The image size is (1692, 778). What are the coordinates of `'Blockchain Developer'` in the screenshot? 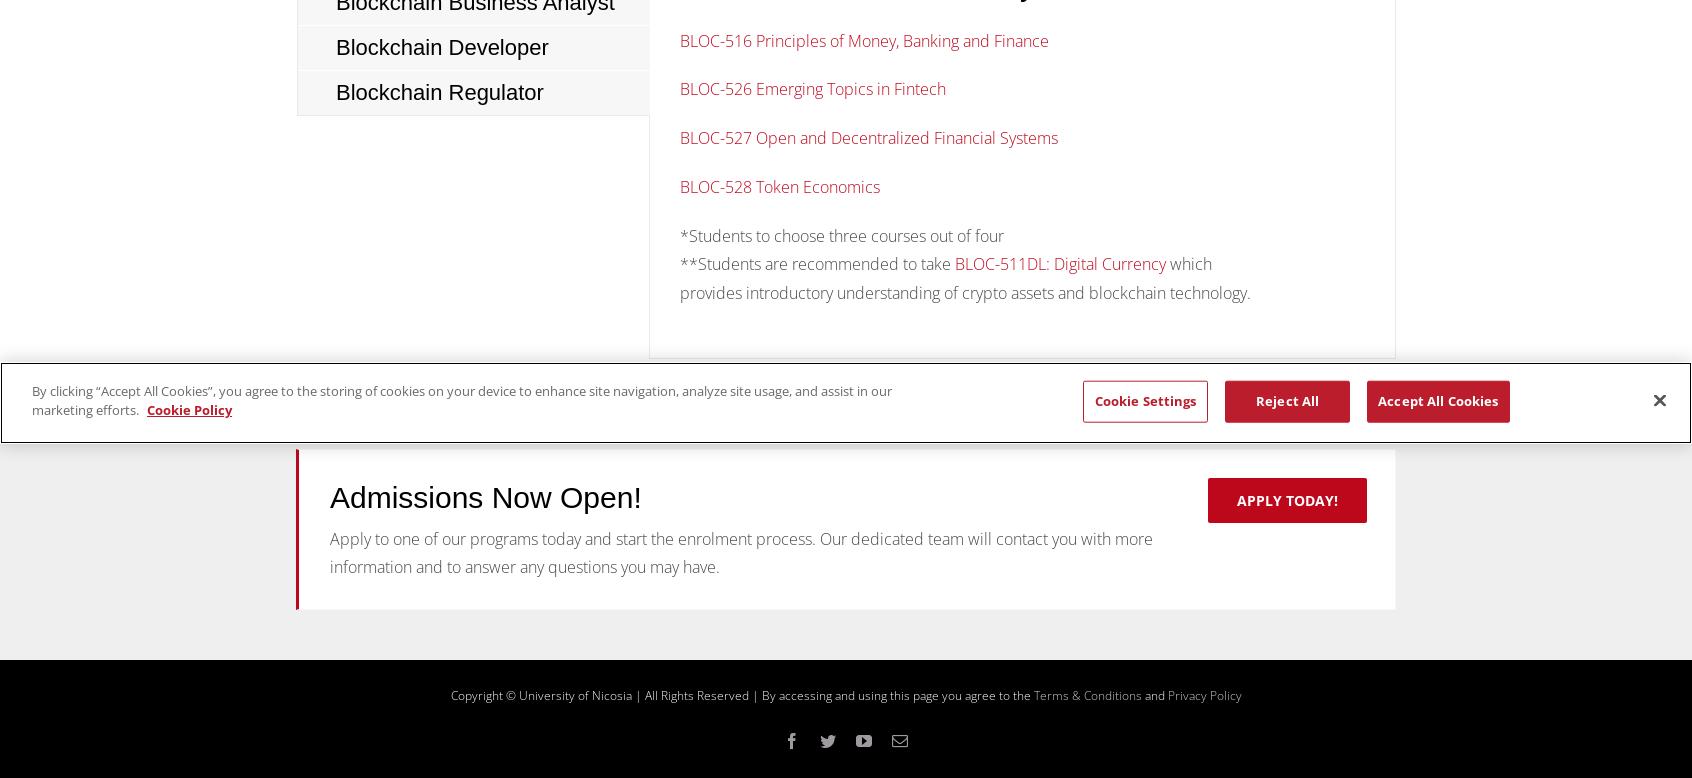 It's located at (440, 46).